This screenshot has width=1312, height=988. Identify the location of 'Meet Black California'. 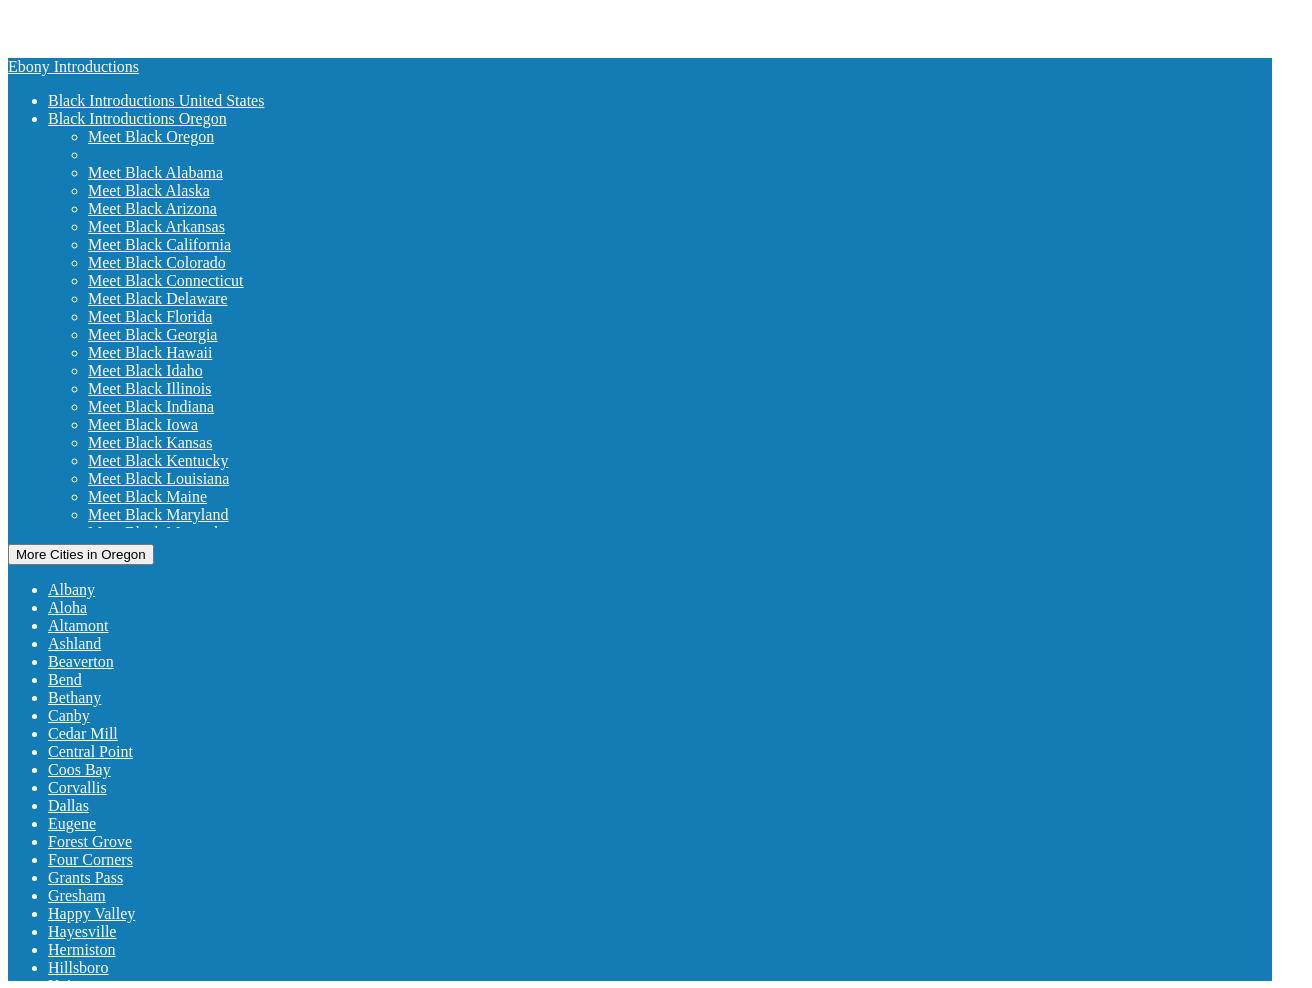
(159, 244).